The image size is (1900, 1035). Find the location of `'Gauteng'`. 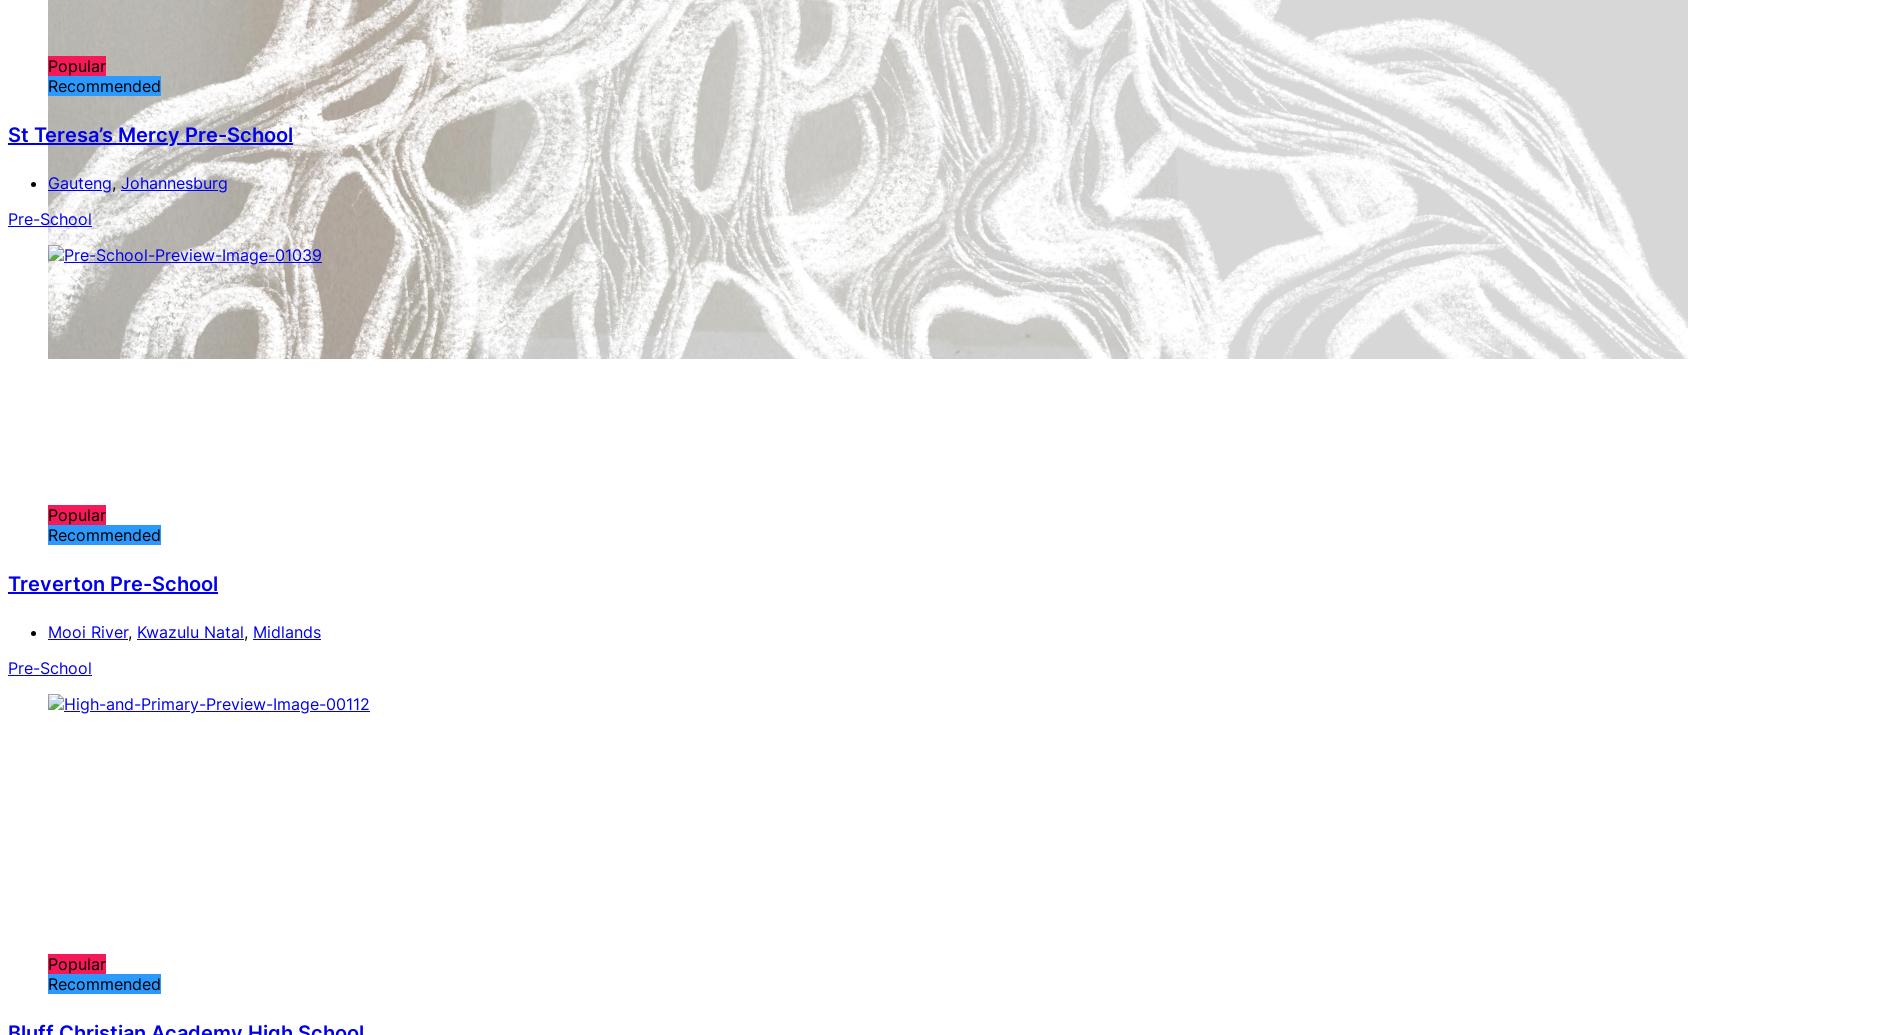

'Gauteng' is located at coordinates (79, 182).